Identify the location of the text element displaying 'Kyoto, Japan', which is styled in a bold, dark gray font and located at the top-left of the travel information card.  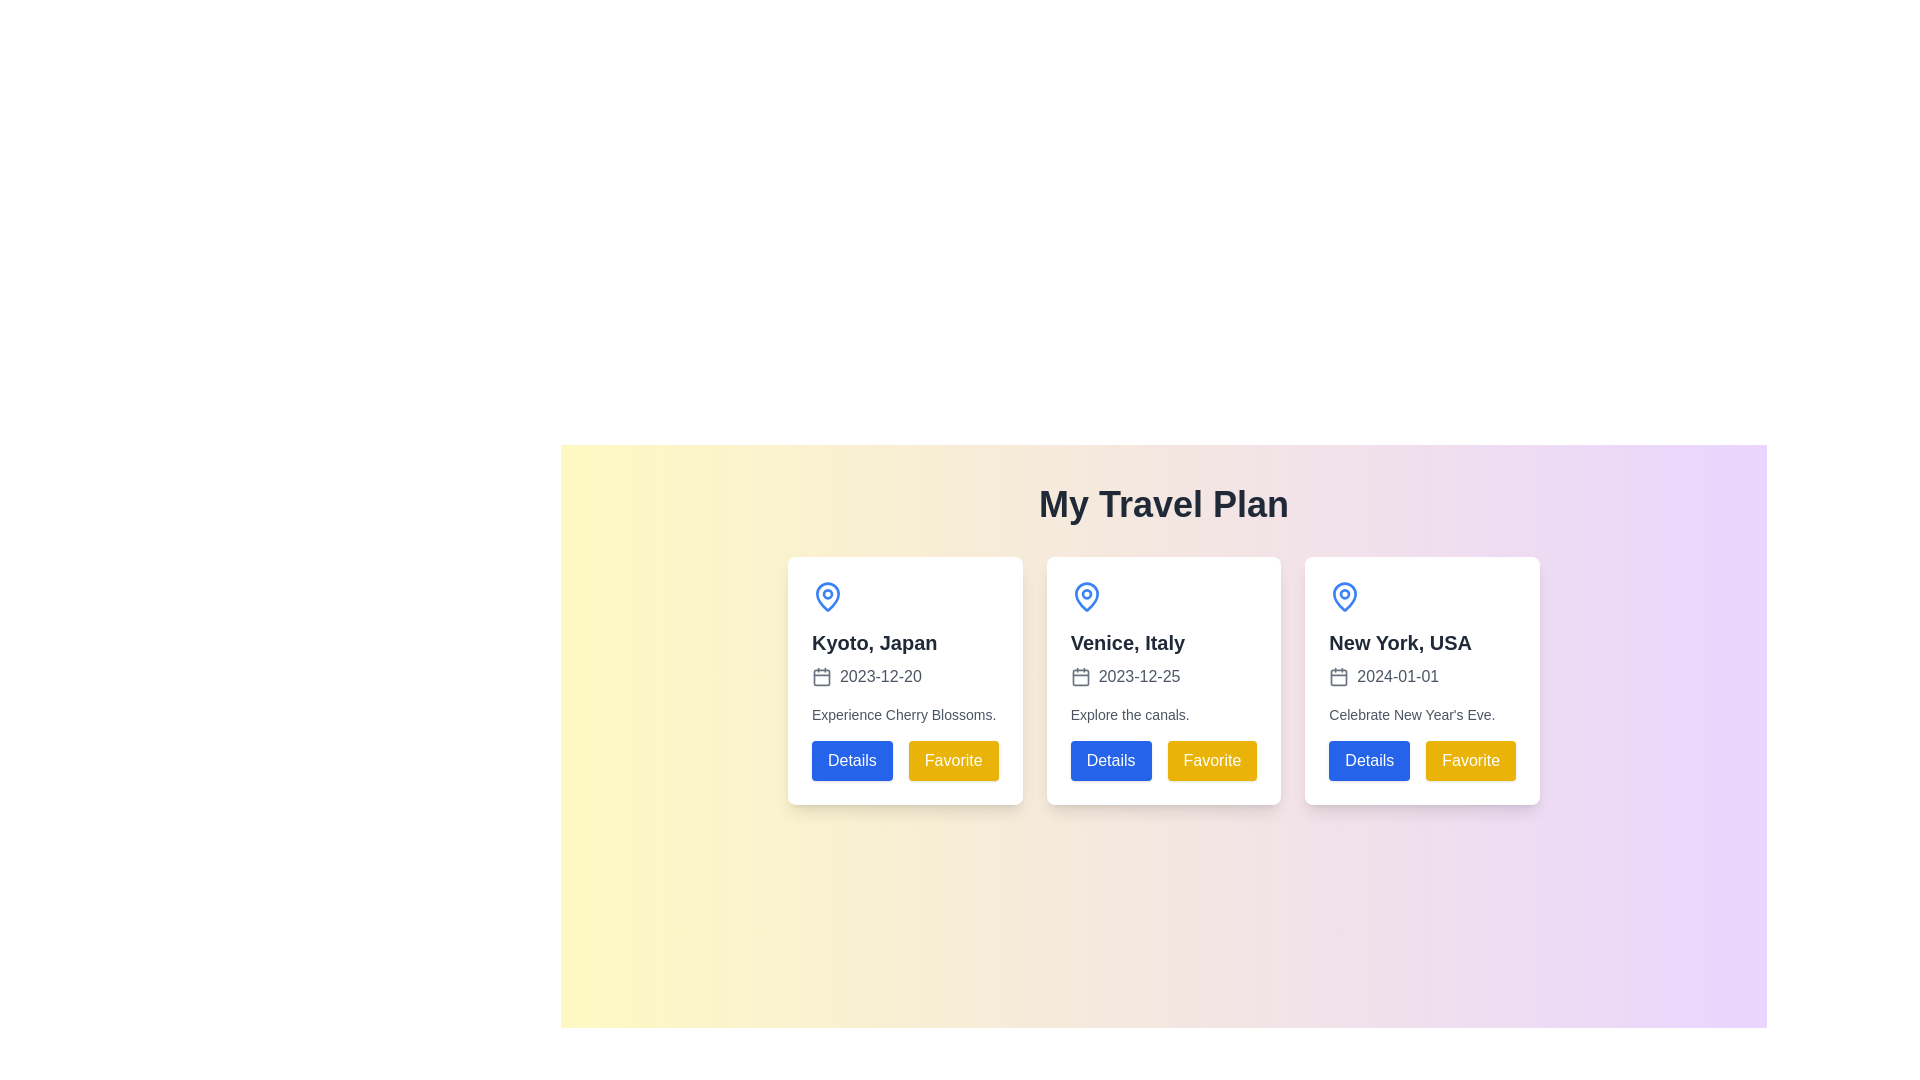
(874, 643).